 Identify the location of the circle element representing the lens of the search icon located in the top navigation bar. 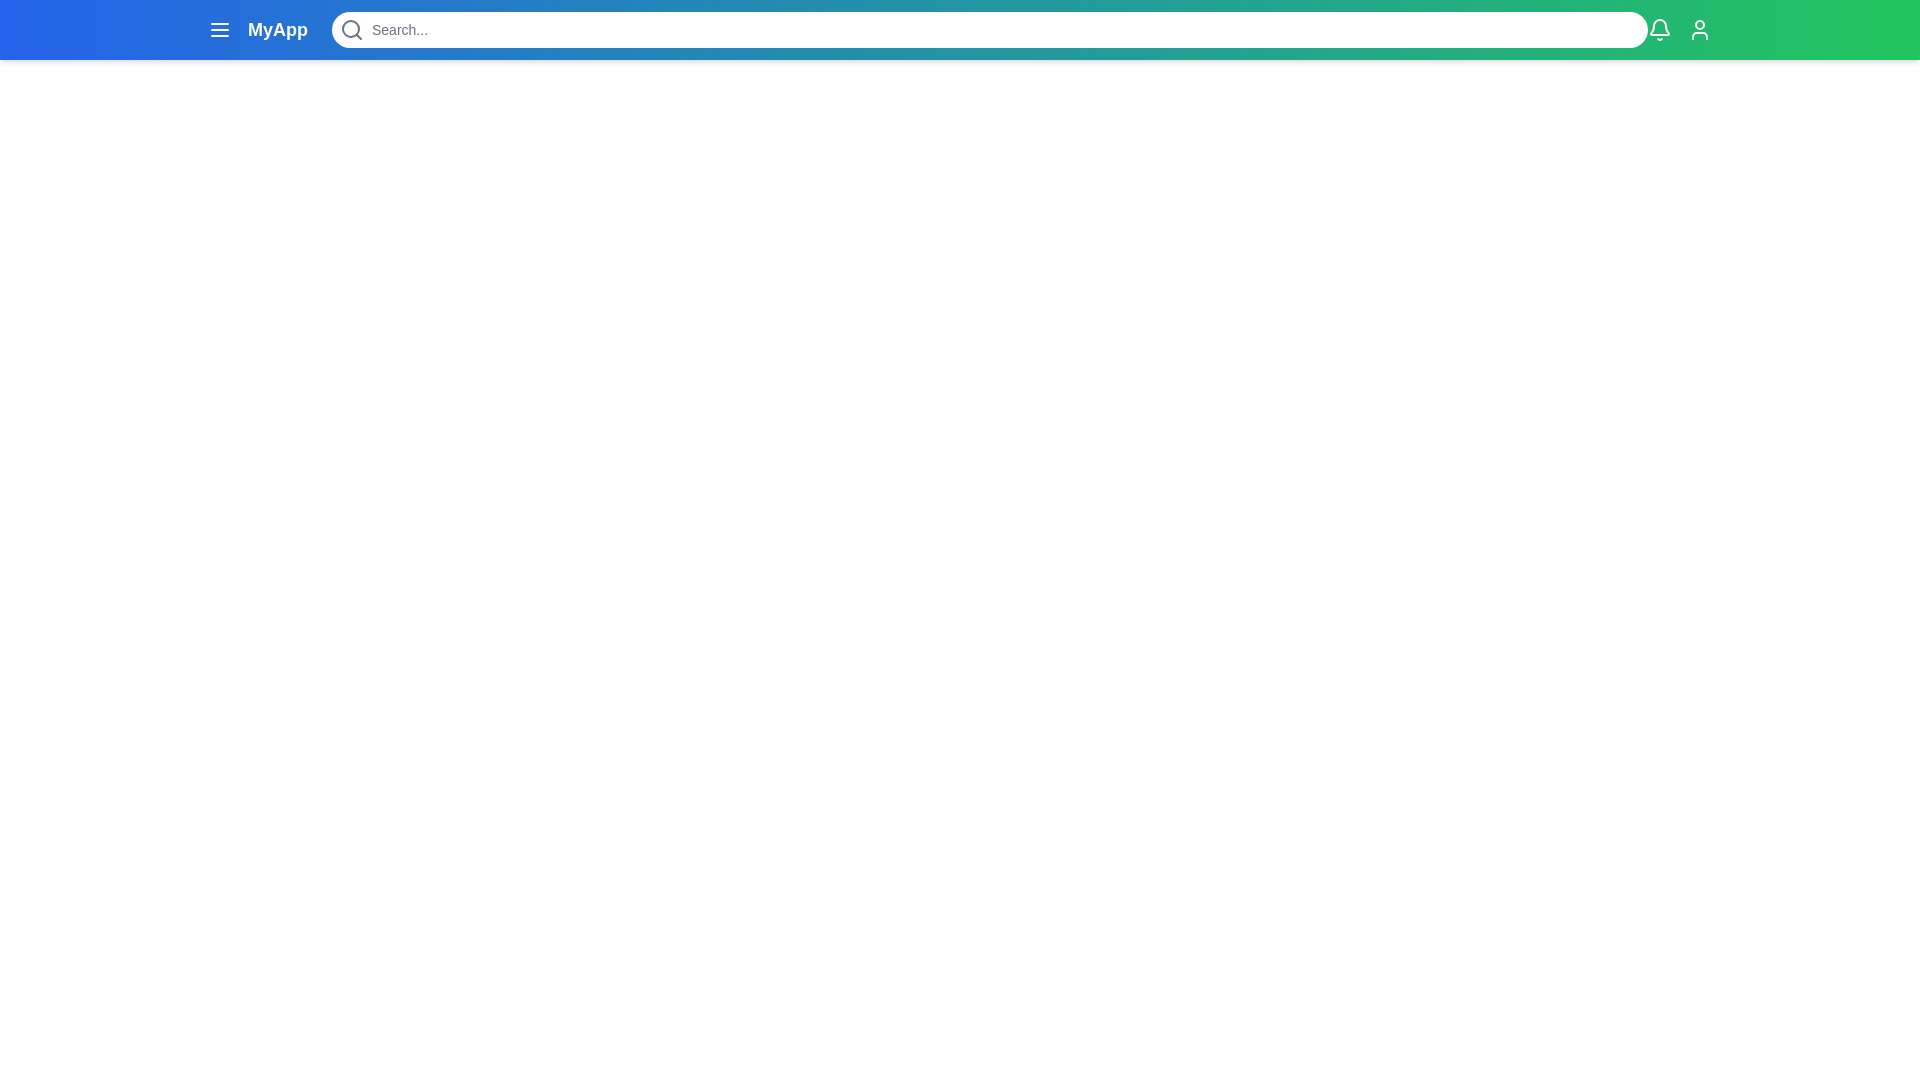
(350, 29).